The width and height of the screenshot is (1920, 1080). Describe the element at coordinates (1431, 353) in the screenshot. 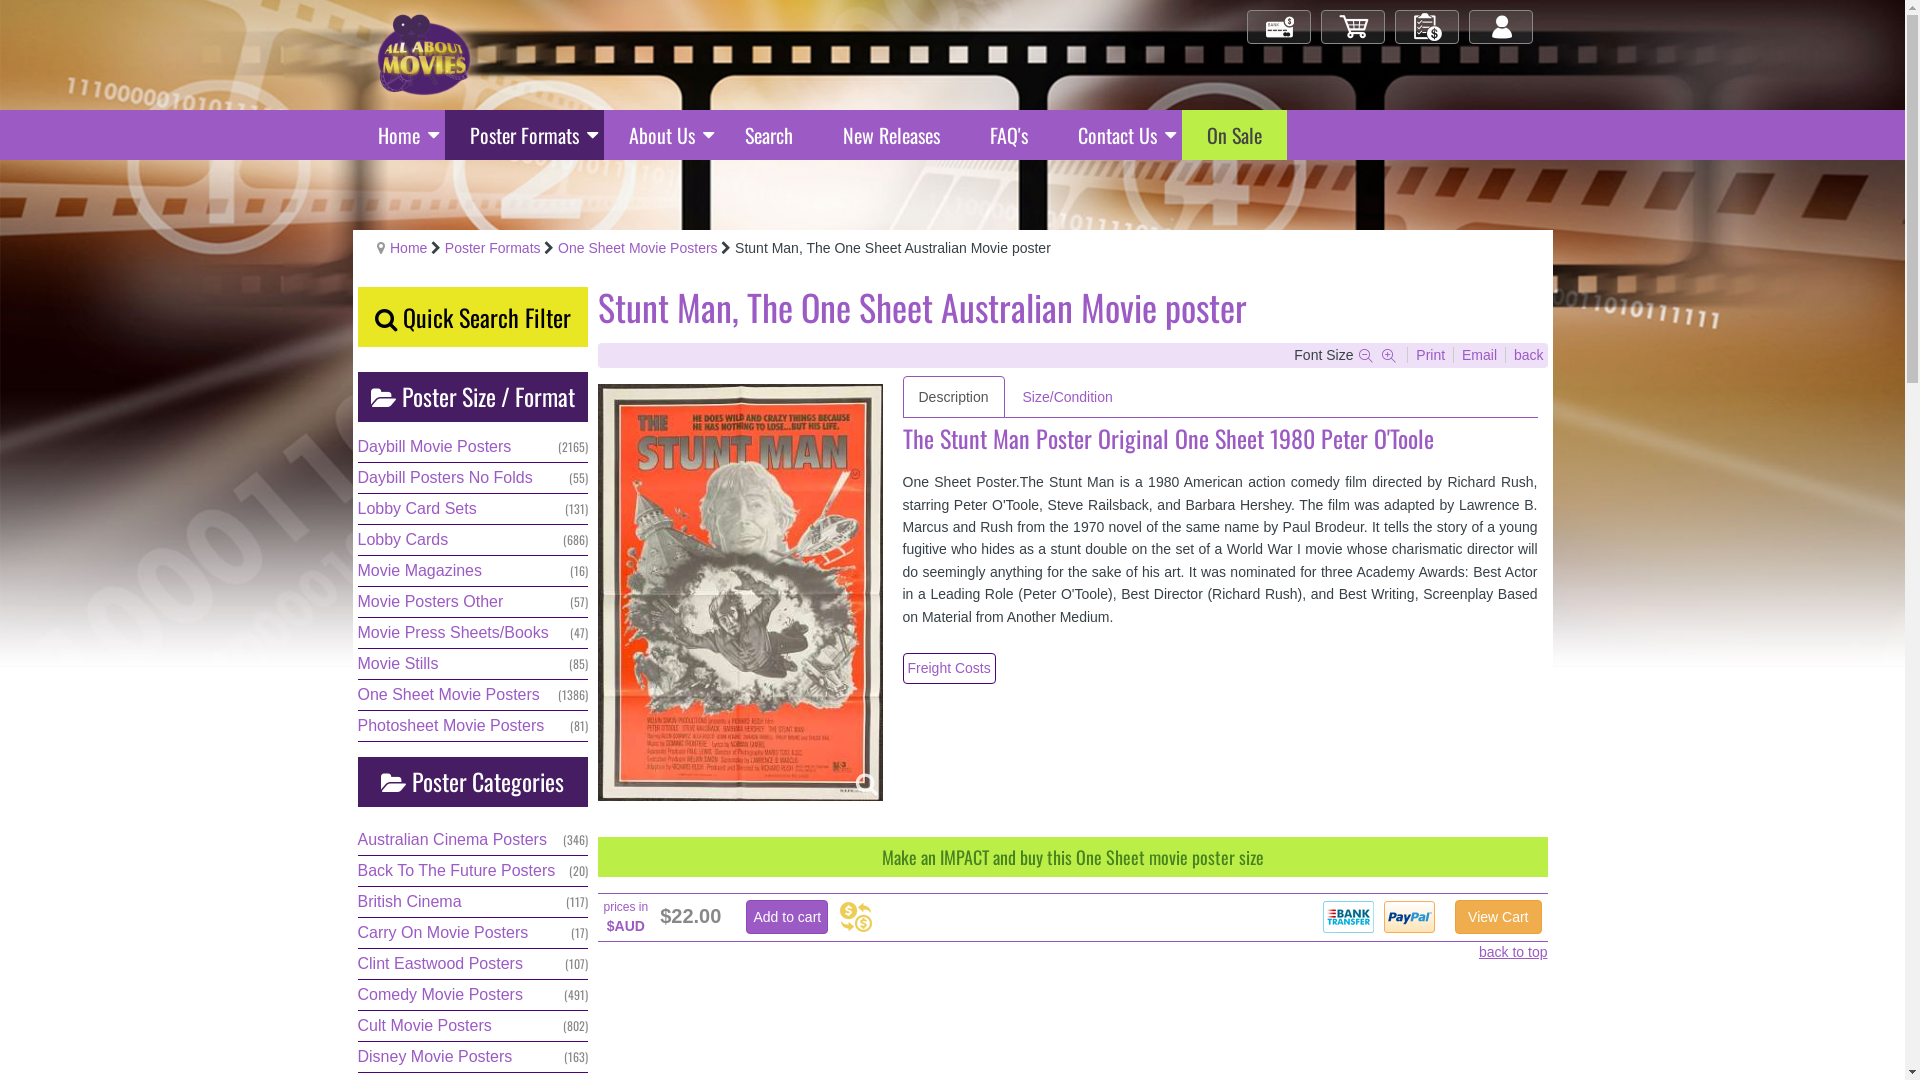

I see `'Print'` at that location.